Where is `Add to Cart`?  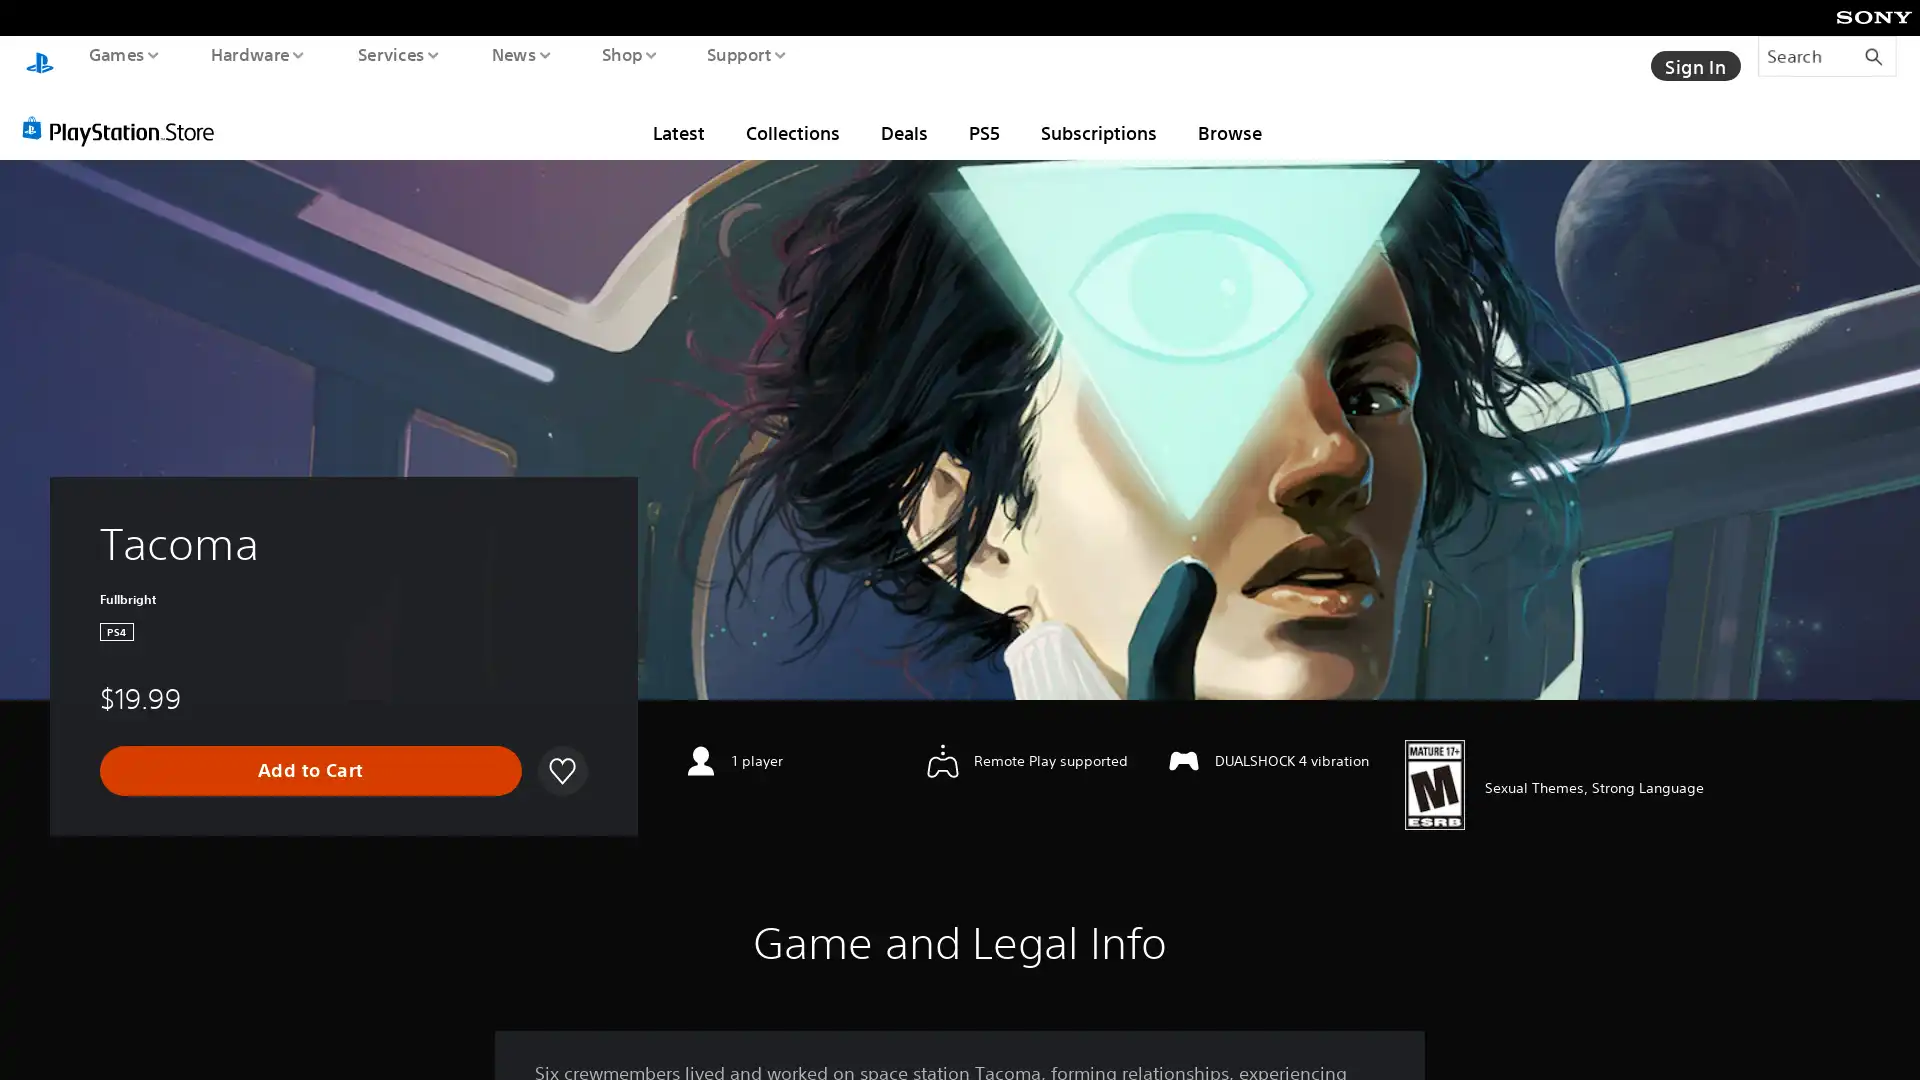 Add to Cart is located at coordinates (309, 752).